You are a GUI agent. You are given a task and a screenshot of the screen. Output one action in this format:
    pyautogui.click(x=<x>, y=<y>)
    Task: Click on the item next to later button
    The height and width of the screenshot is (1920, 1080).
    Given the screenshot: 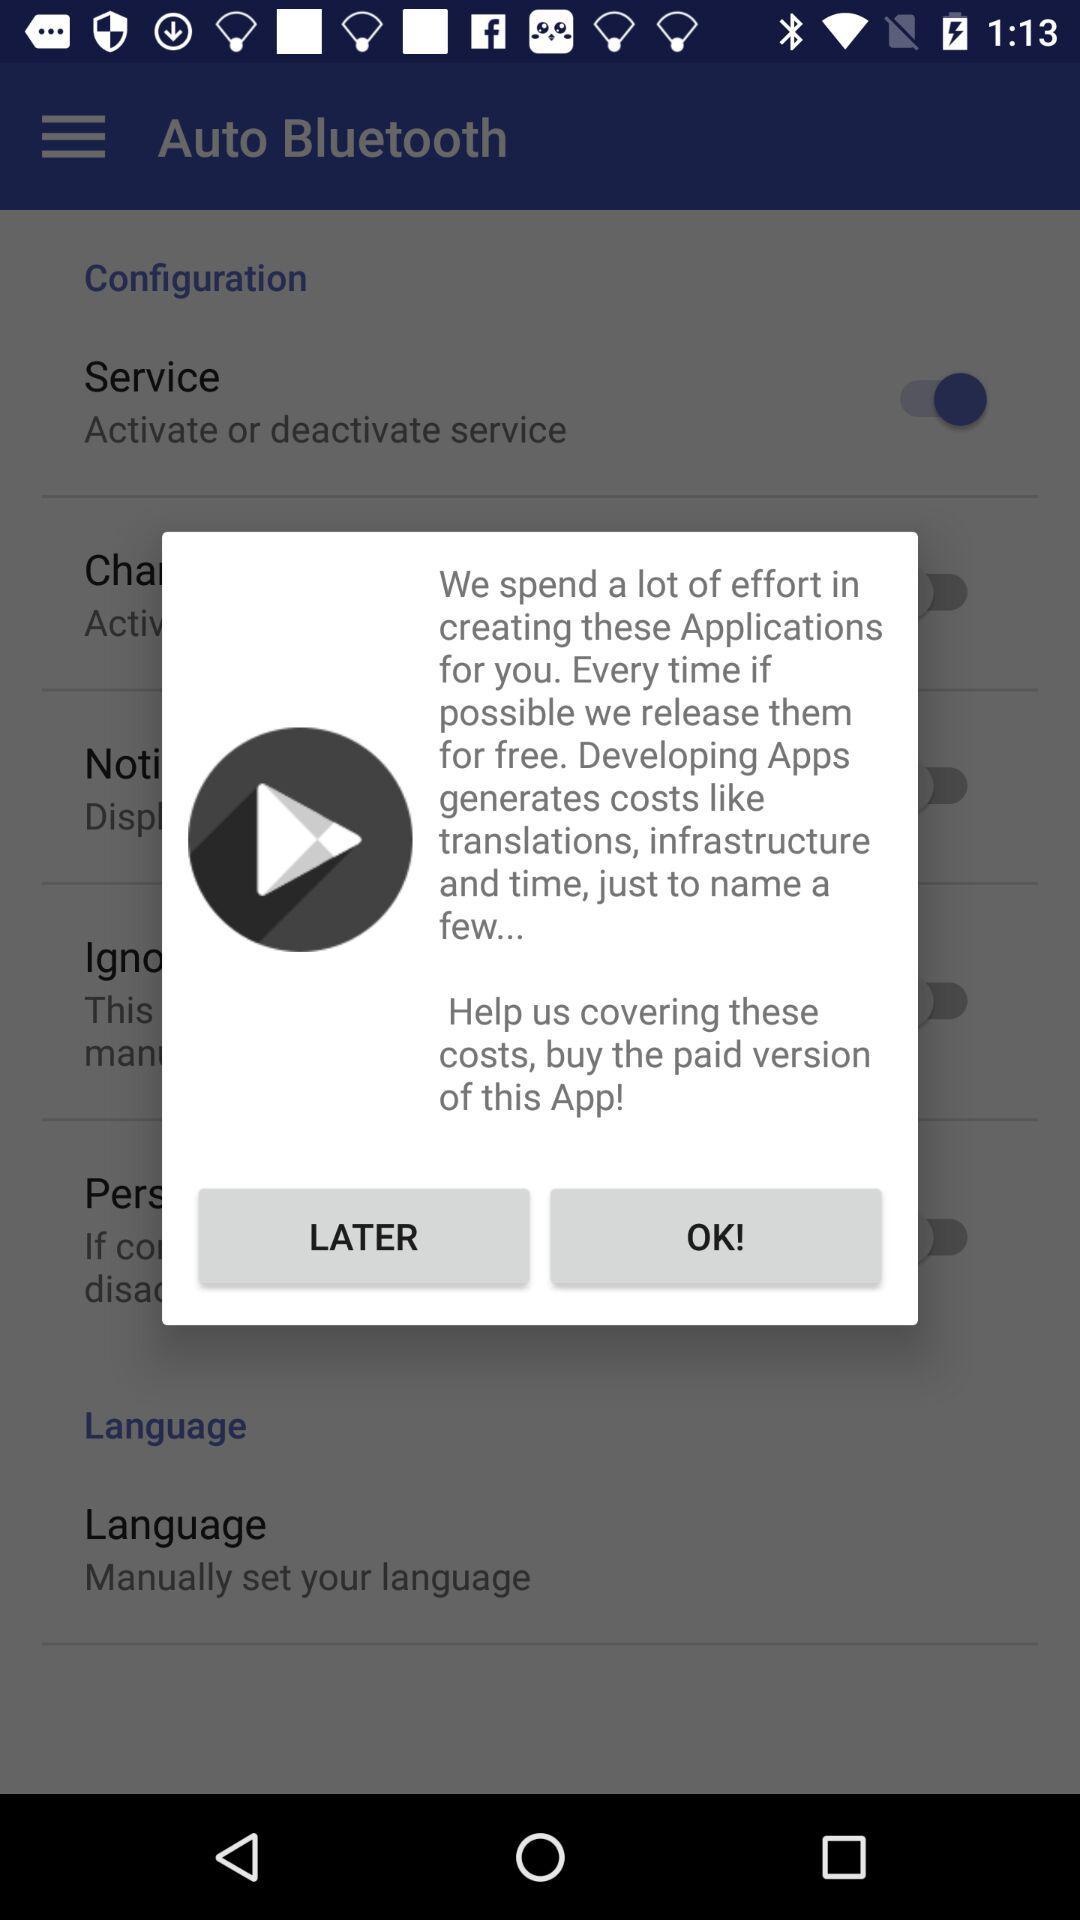 What is the action you would take?
    pyautogui.click(x=714, y=1234)
    